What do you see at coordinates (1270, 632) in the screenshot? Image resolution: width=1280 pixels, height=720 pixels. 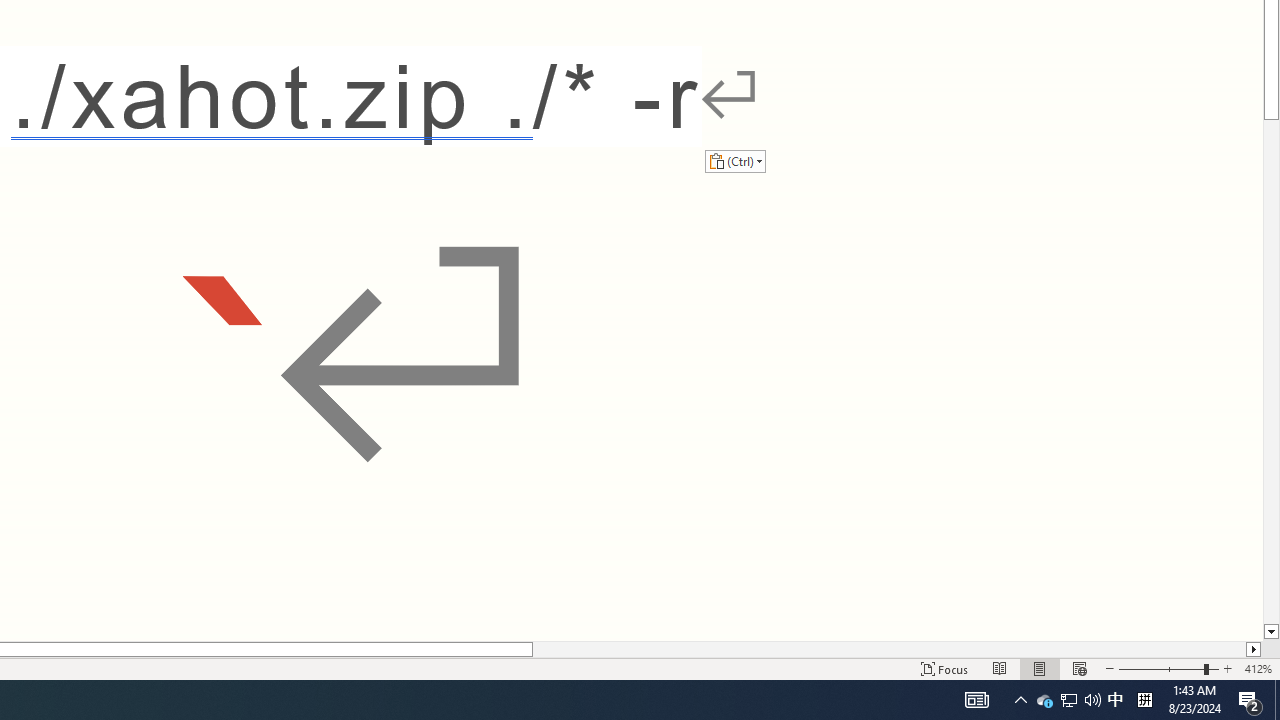 I see `'Line down'` at bounding box center [1270, 632].